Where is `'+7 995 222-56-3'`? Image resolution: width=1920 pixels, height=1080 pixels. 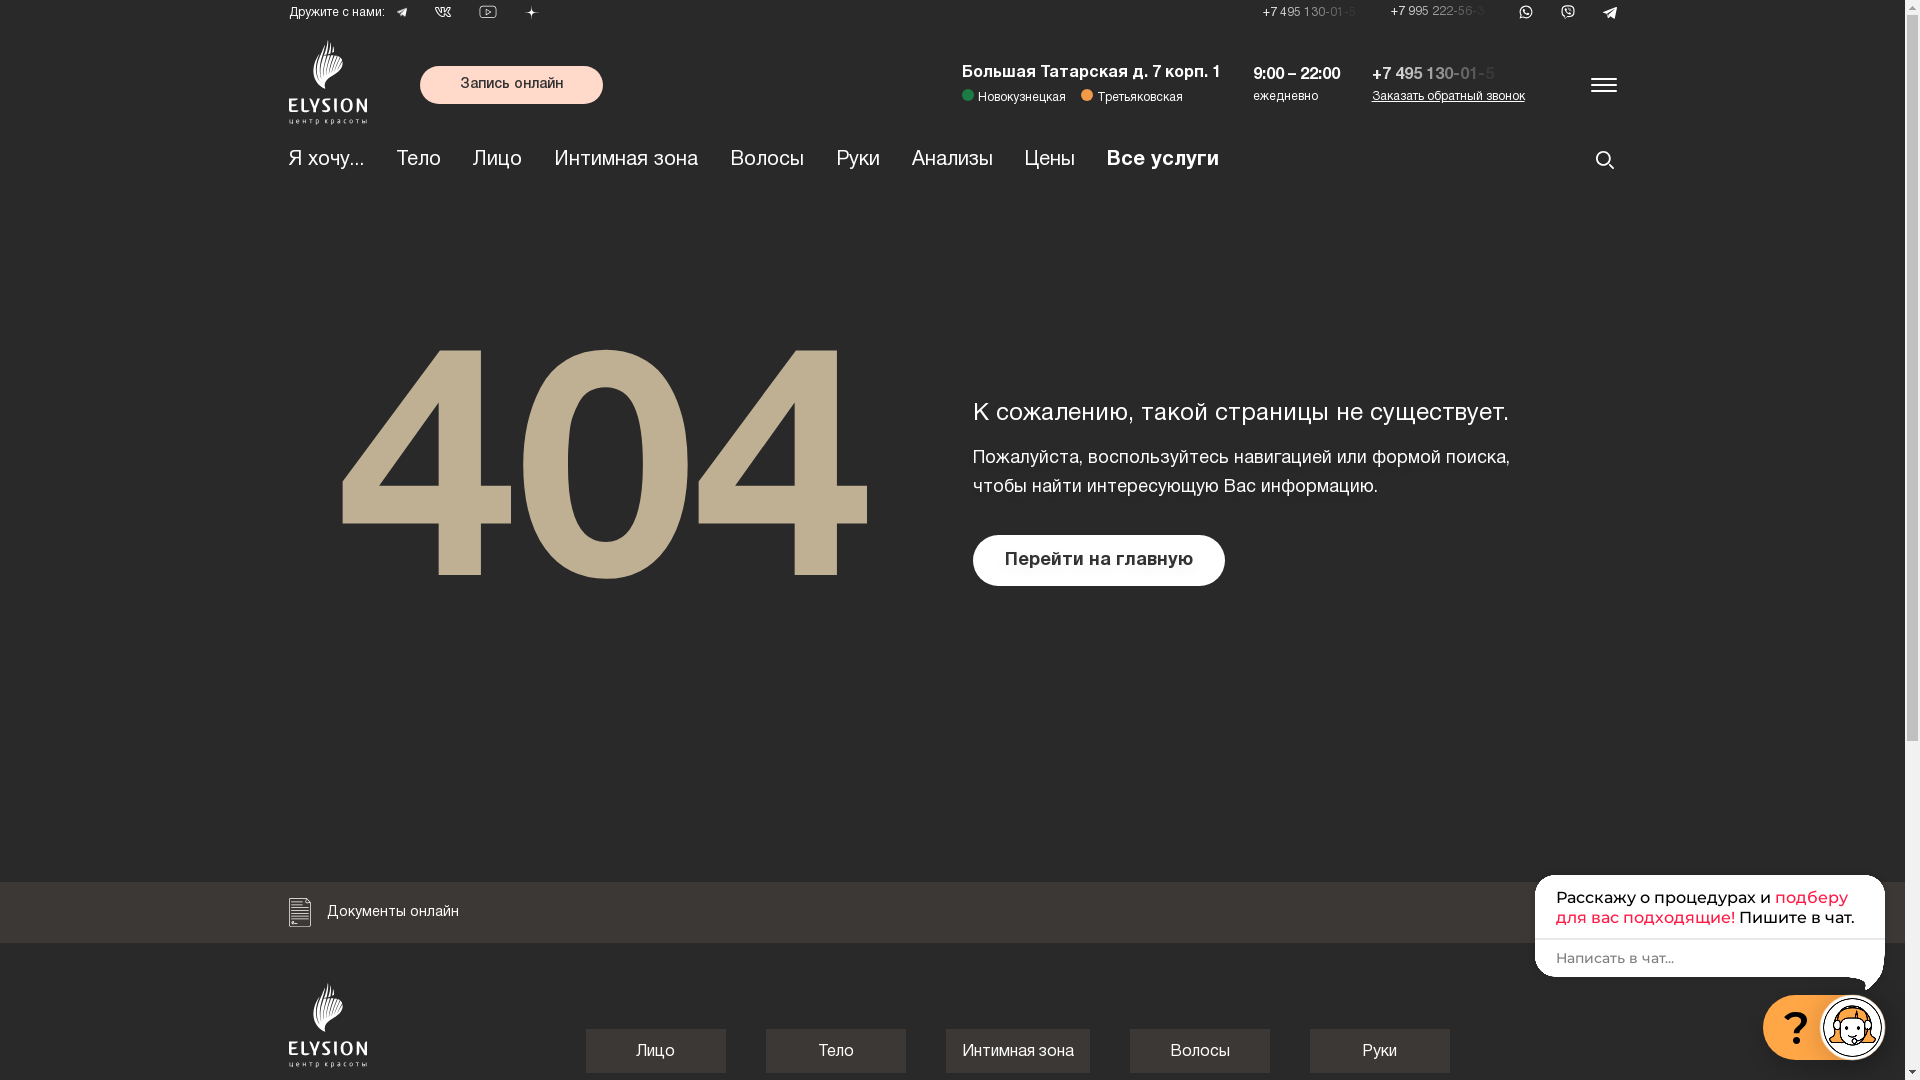 '+7 995 222-56-3' is located at coordinates (1440, 11).